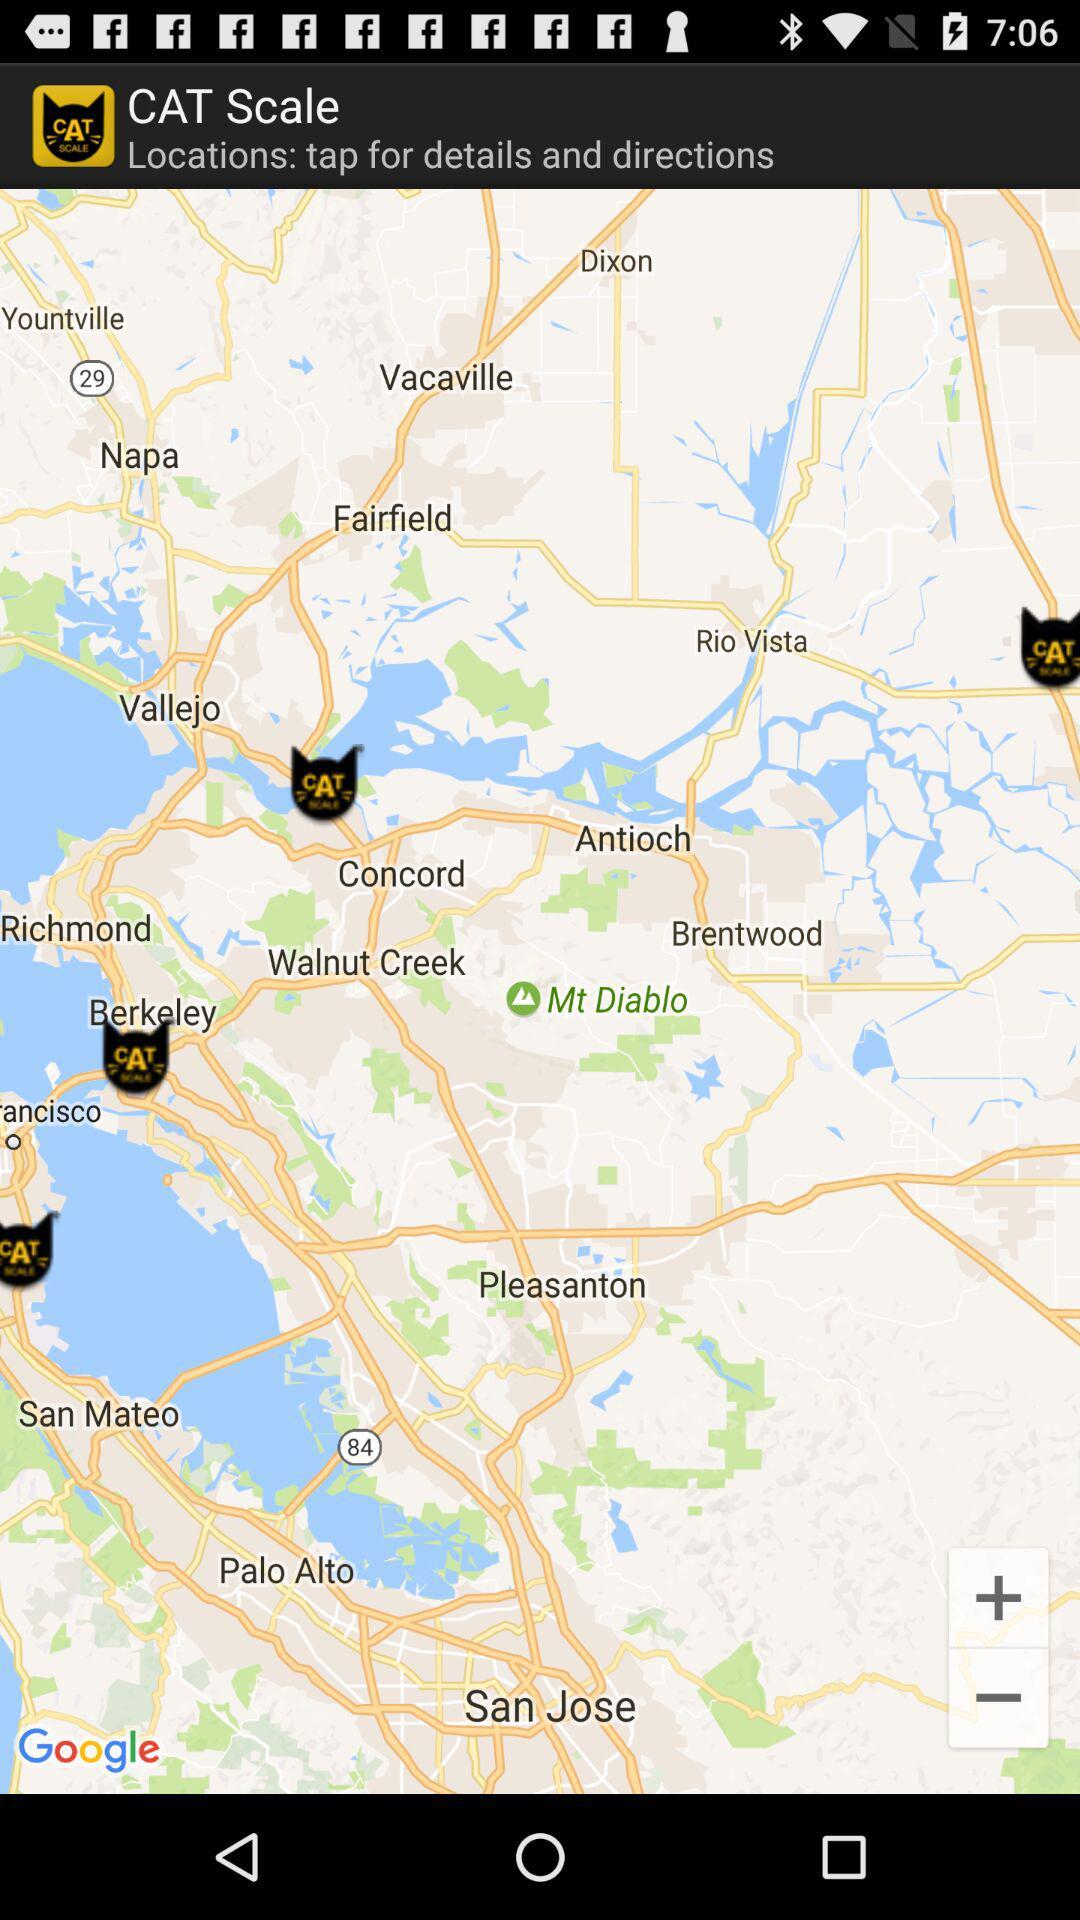 This screenshot has height=1920, width=1080. What do you see at coordinates (998, 1707) in the screenshot?
I see `the add icon` at bounding box center [998, 1707].